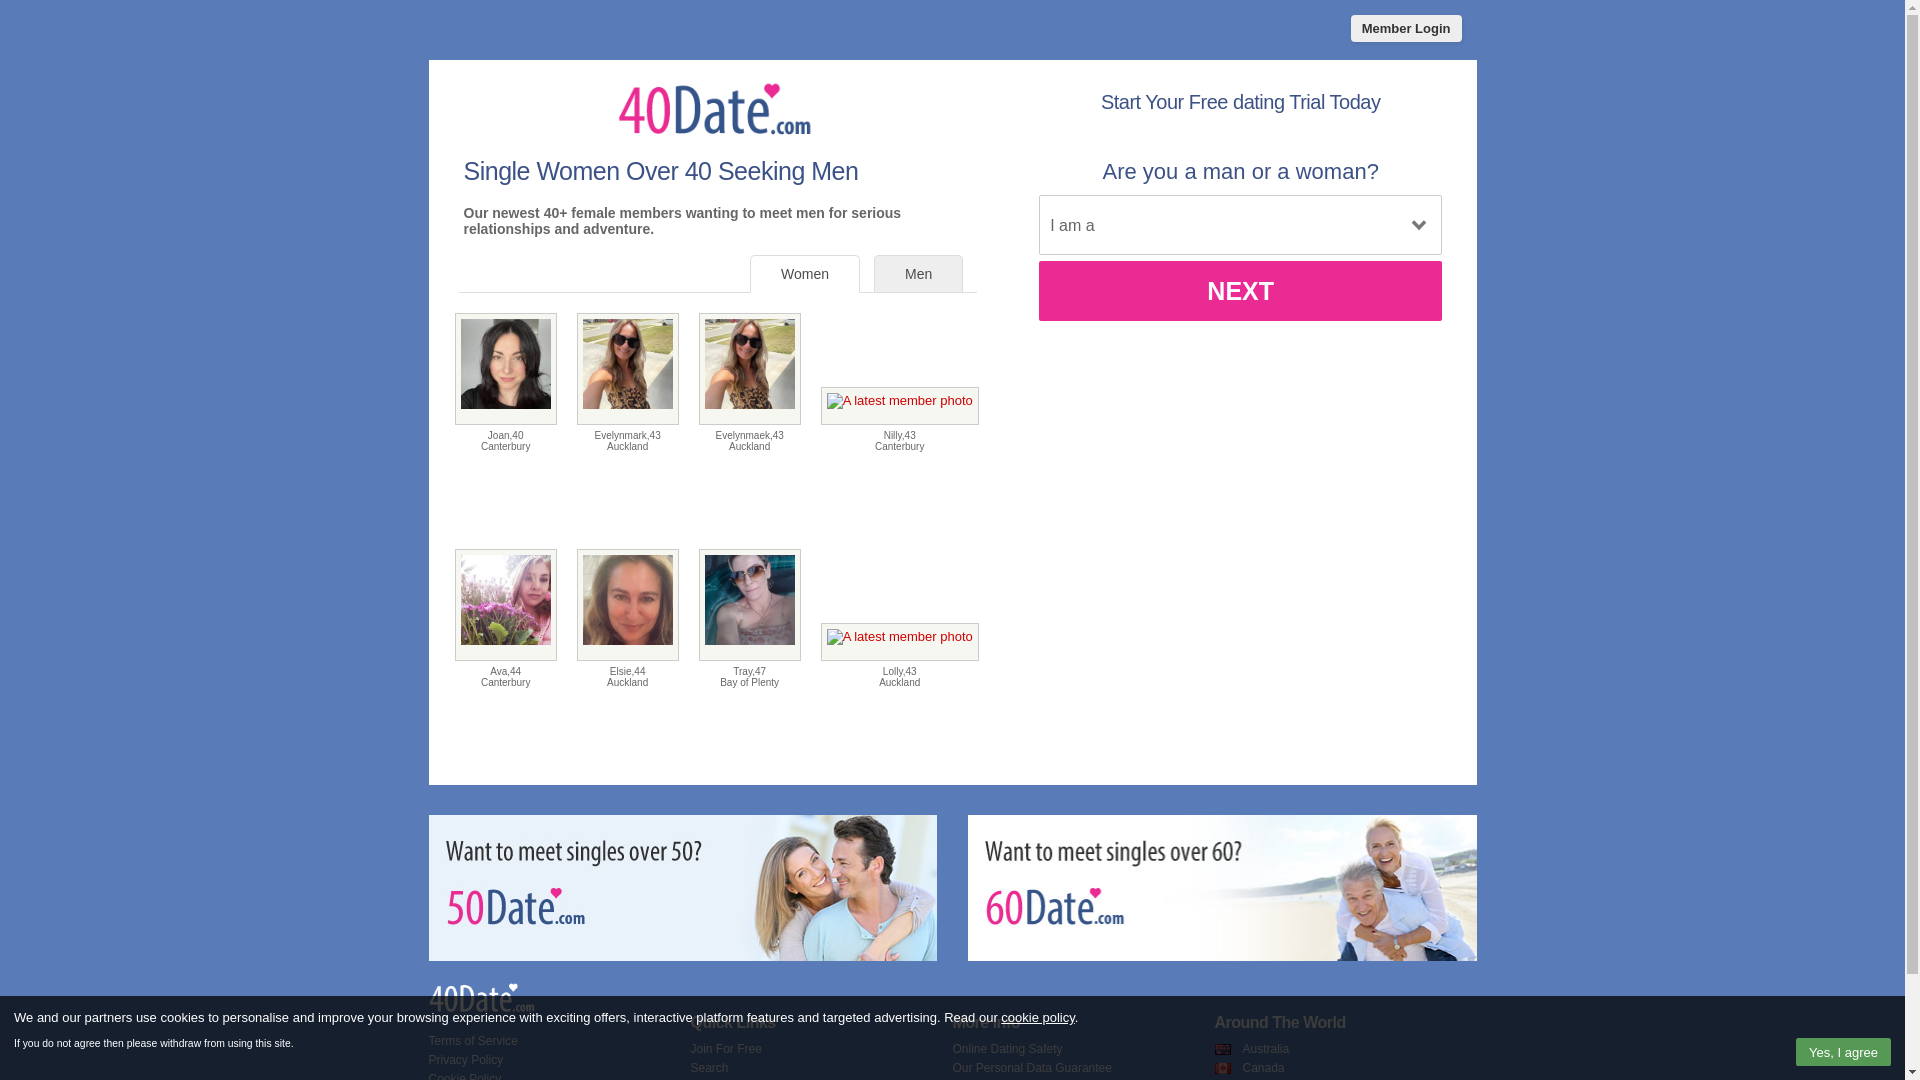  What do you see at coordinates (575, 604) in the screenshot?
I see `'Elsie, 44 from Auckland, Auckland'` at bounding box center [575, 604].